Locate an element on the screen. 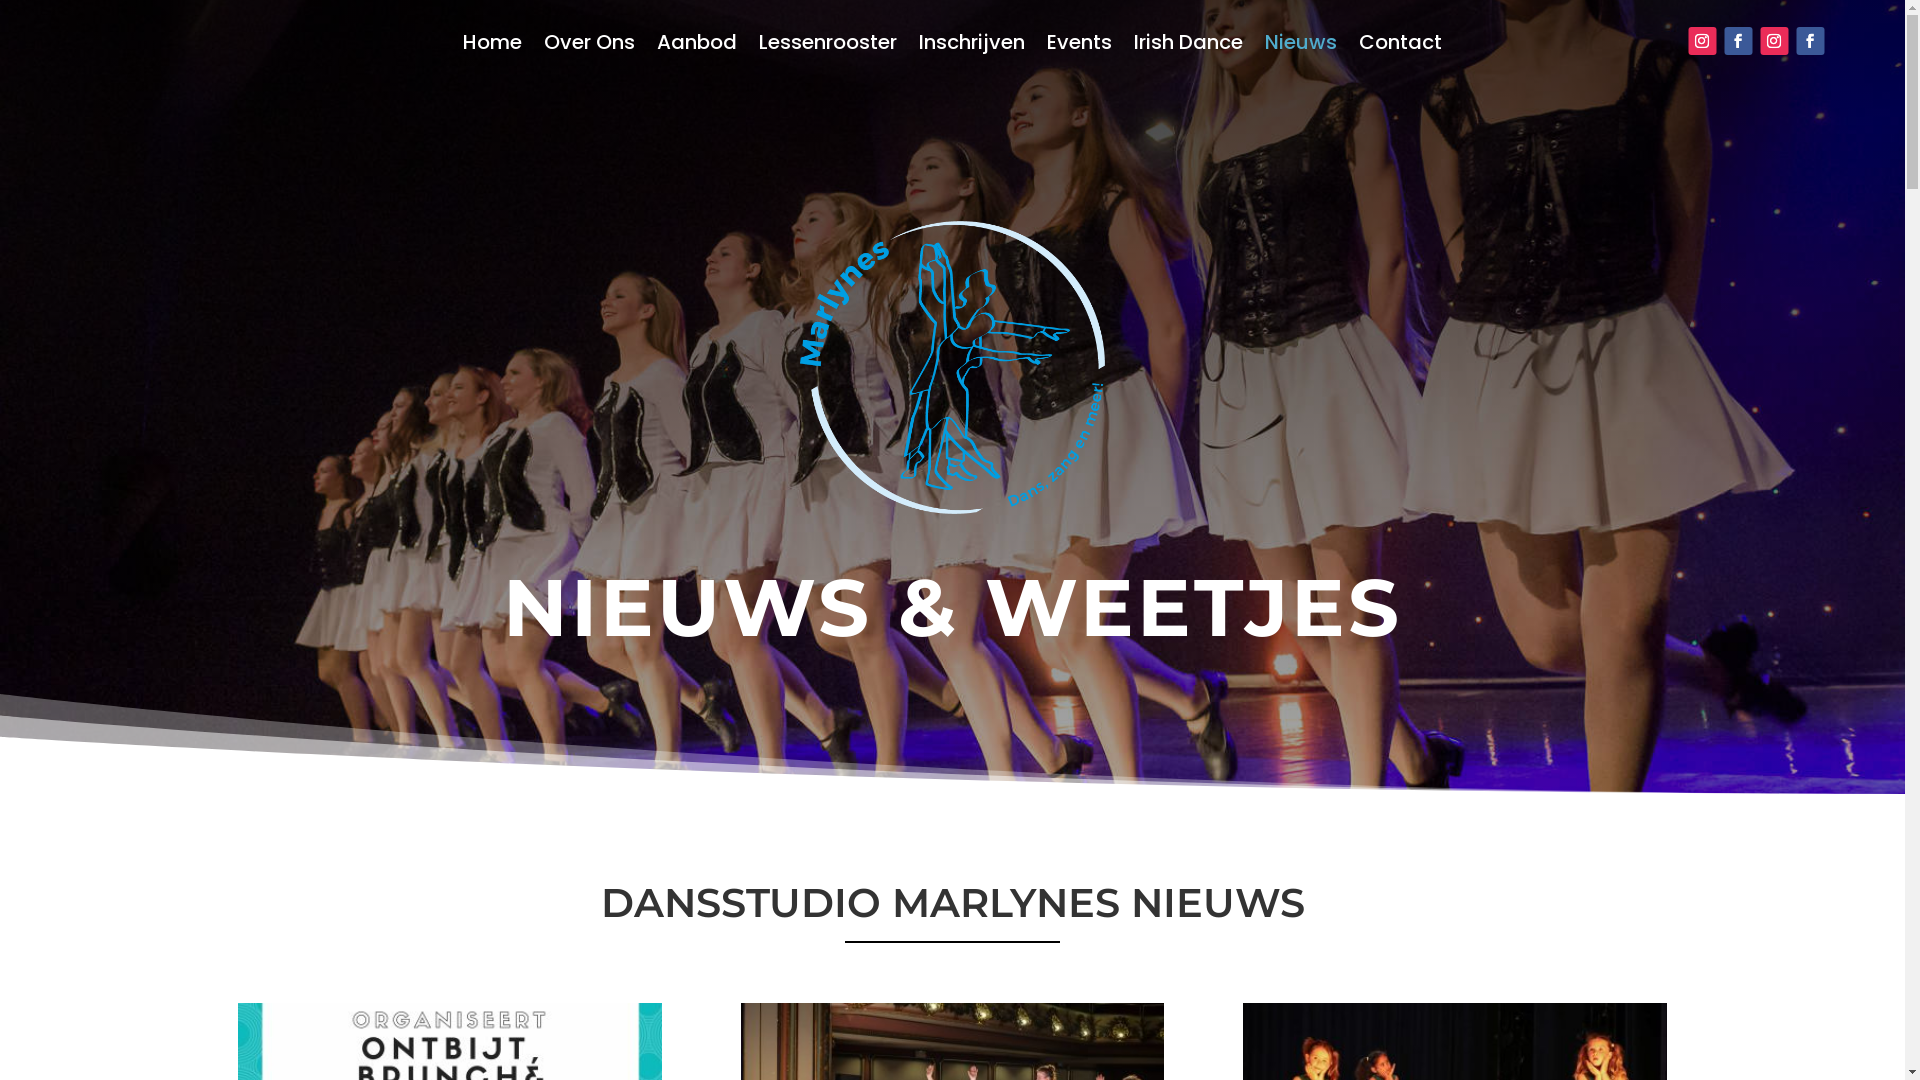 This screenshot has width=1920, height=1080. 'Over Ons' is located at coordinates (588, 45).